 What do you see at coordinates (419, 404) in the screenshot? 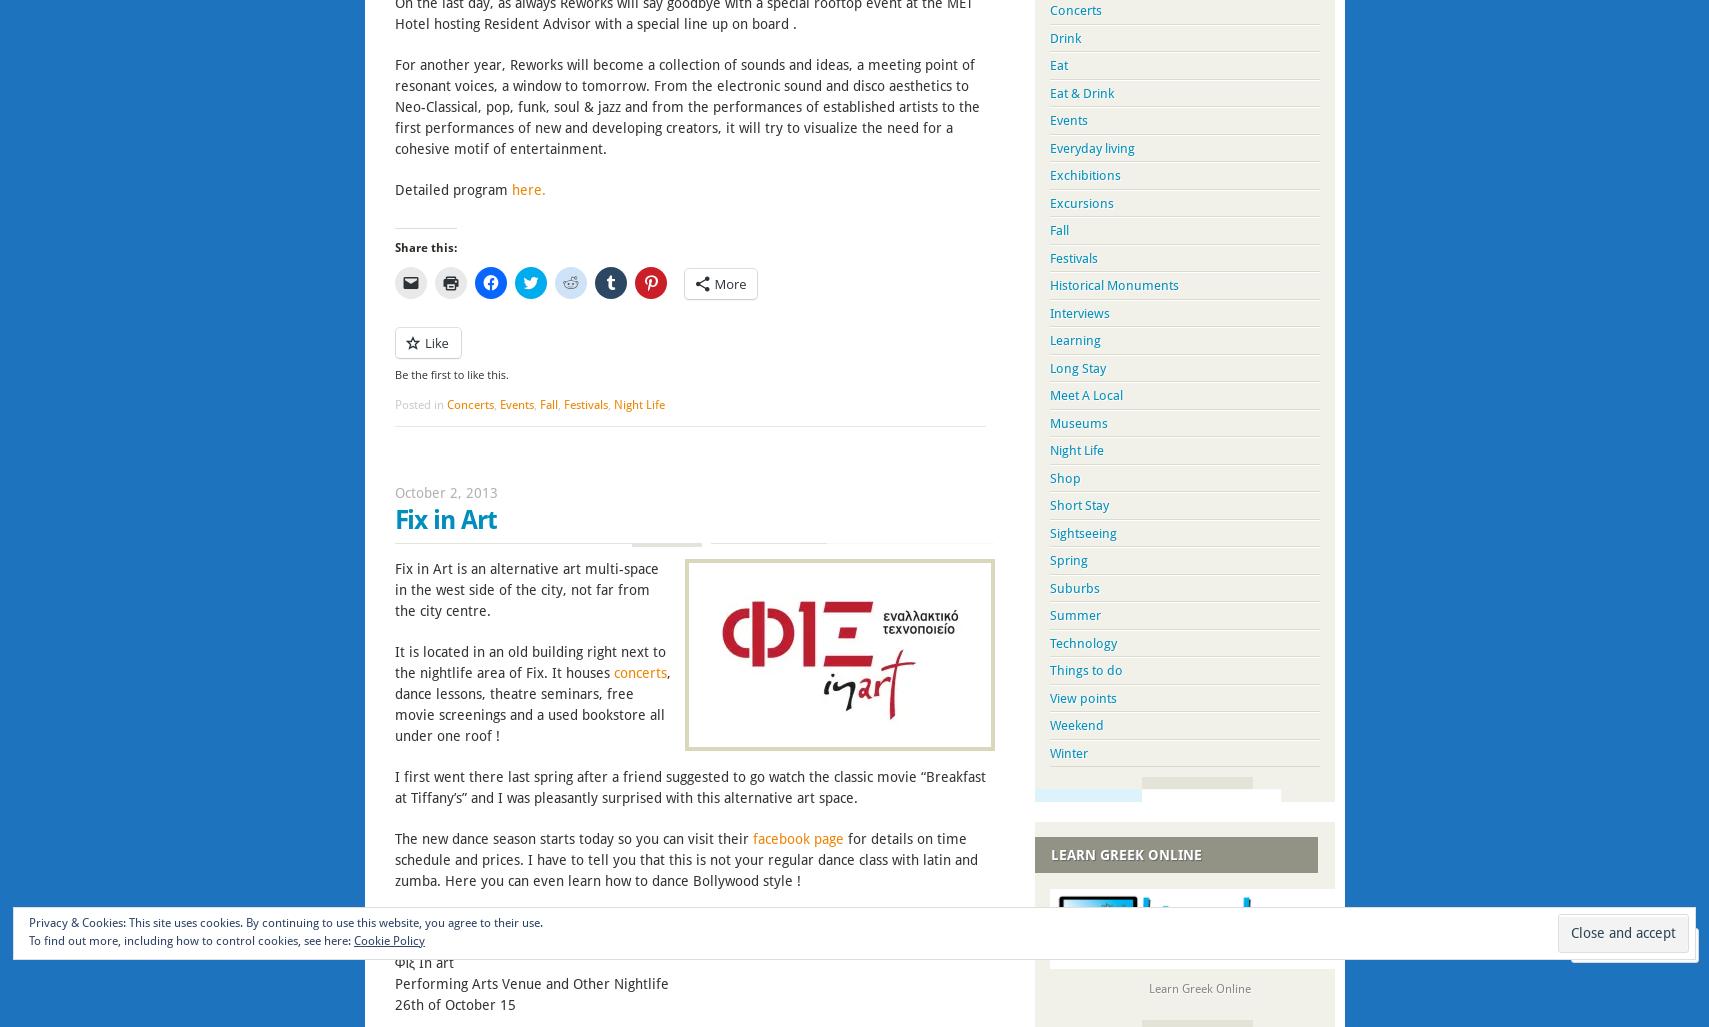
I see `'Posted in'` at bounding box center [419, 404].